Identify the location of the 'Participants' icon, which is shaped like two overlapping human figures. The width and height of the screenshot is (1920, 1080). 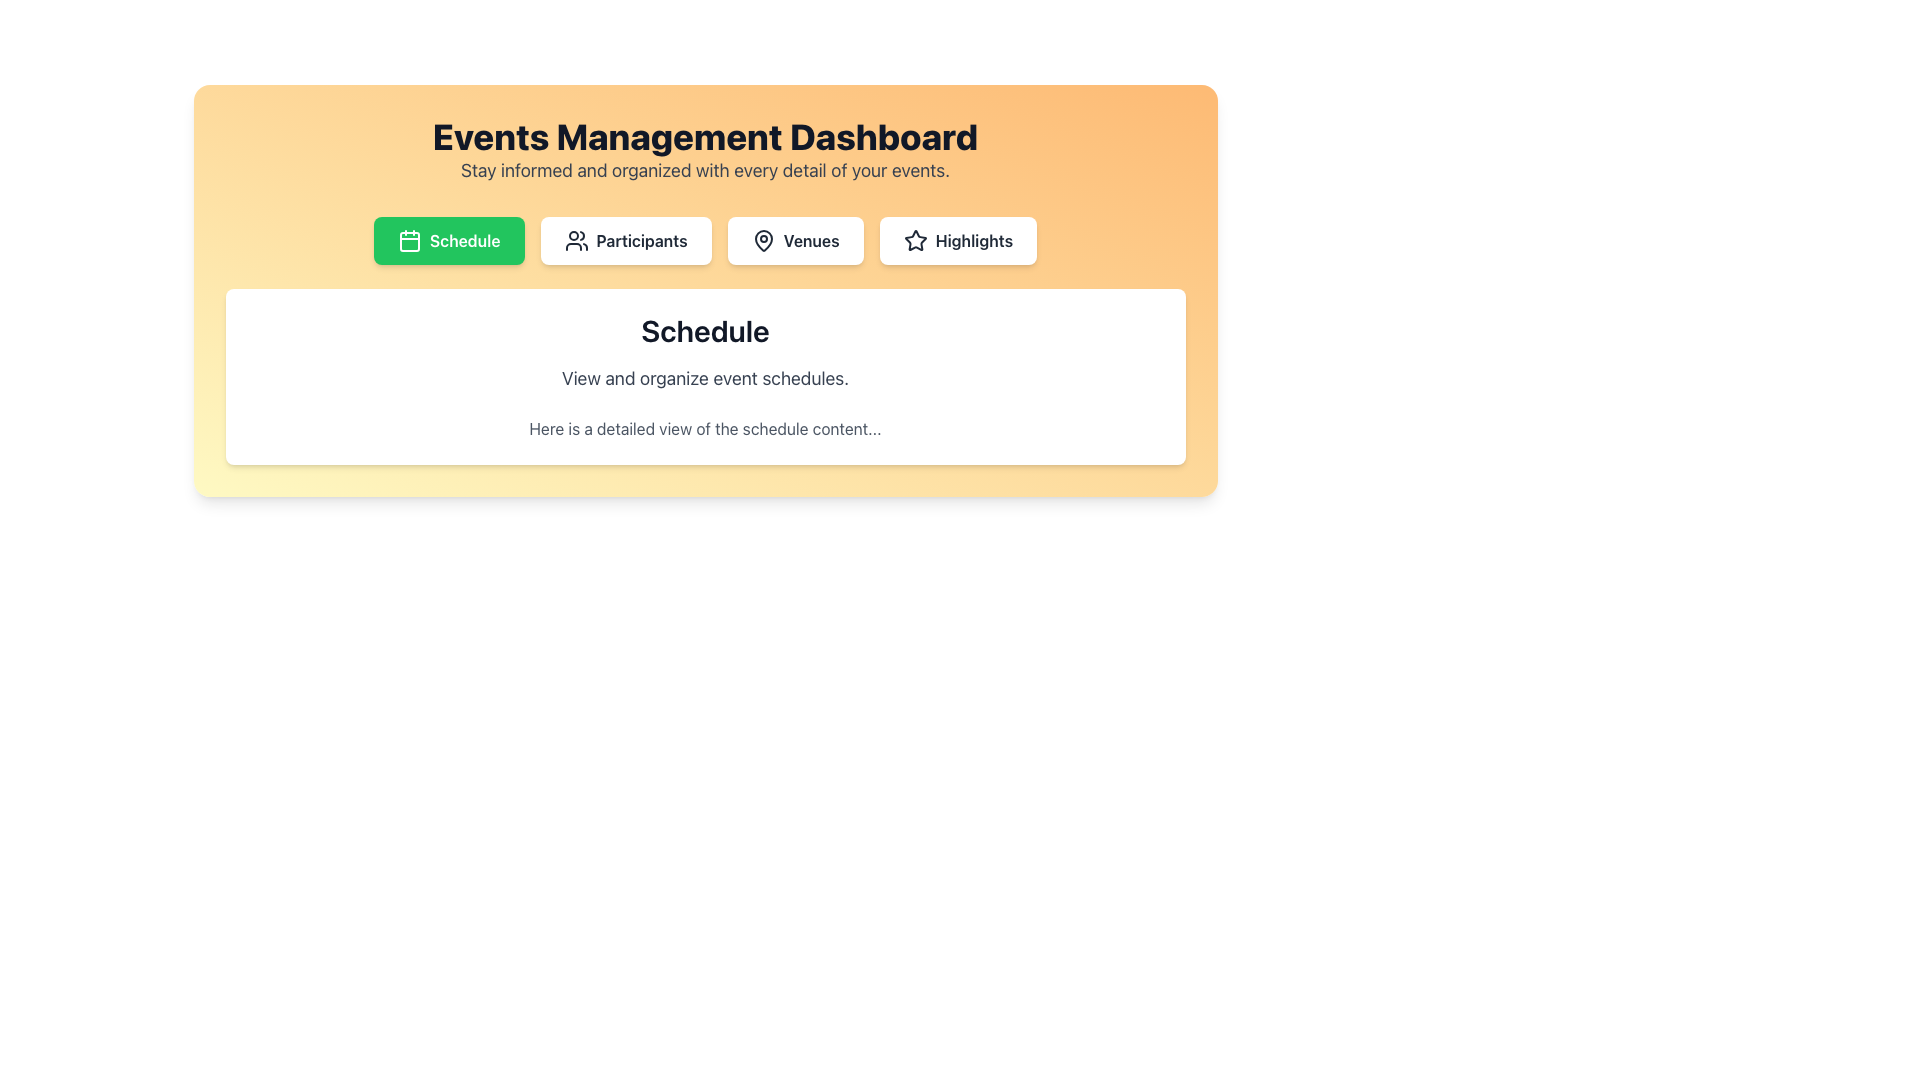
(575, 239).